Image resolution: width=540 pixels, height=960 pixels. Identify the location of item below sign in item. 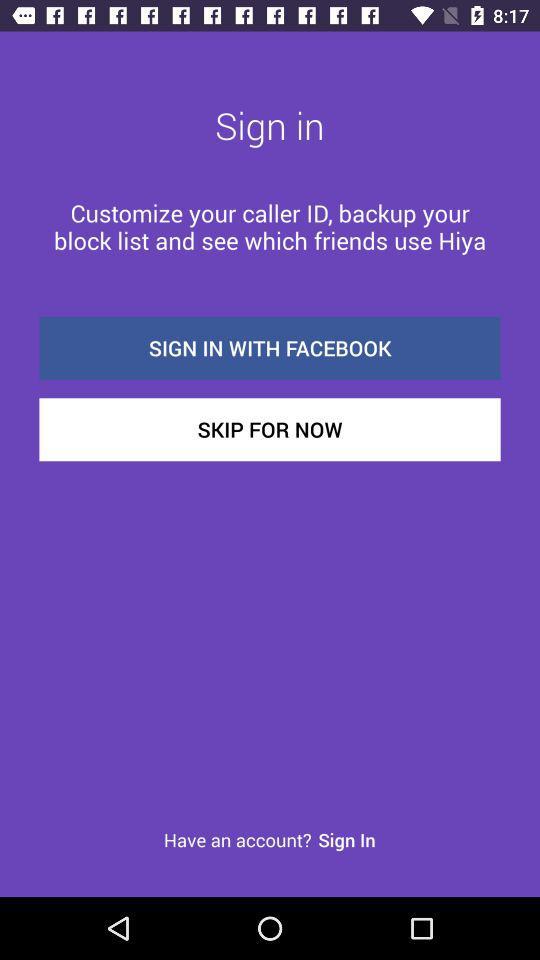
(270, 226).